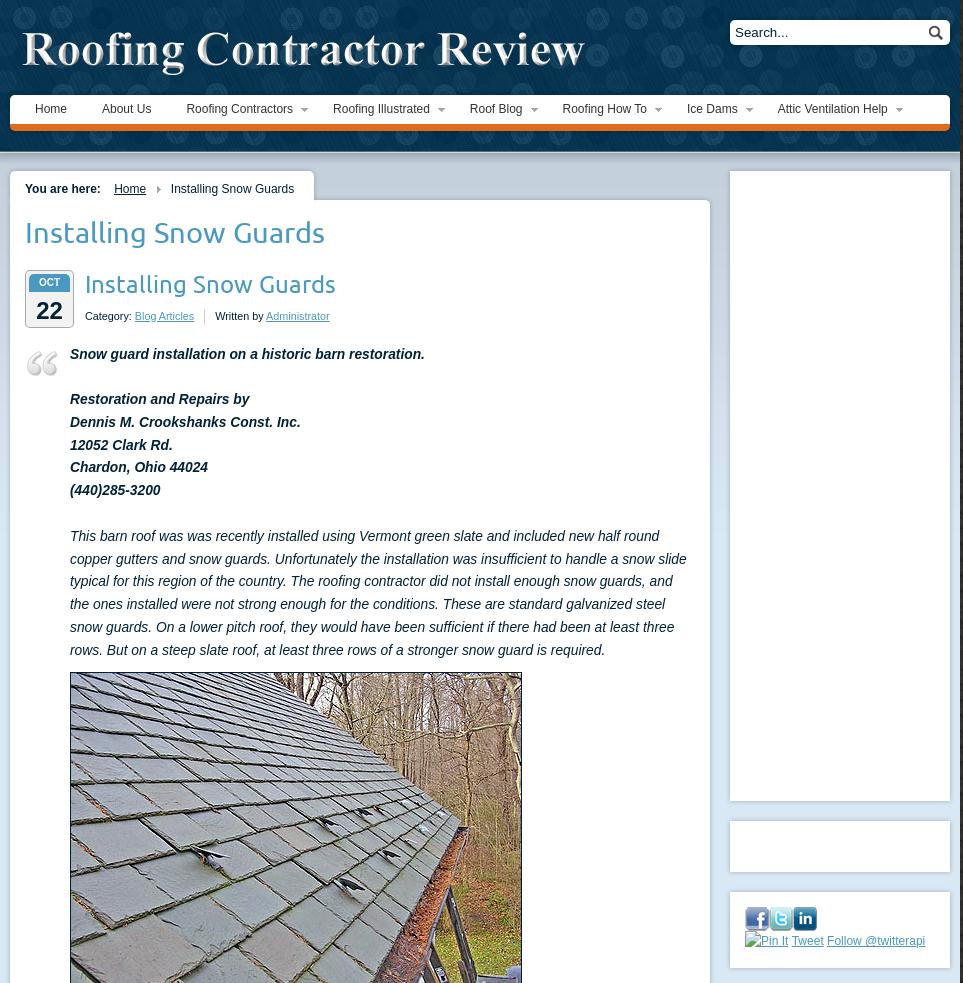  What do you see at coordinates (687, 269) in the screenshot?
I see `'Ice Dam Leak in New Addition'` at bounding box center [687, 269].